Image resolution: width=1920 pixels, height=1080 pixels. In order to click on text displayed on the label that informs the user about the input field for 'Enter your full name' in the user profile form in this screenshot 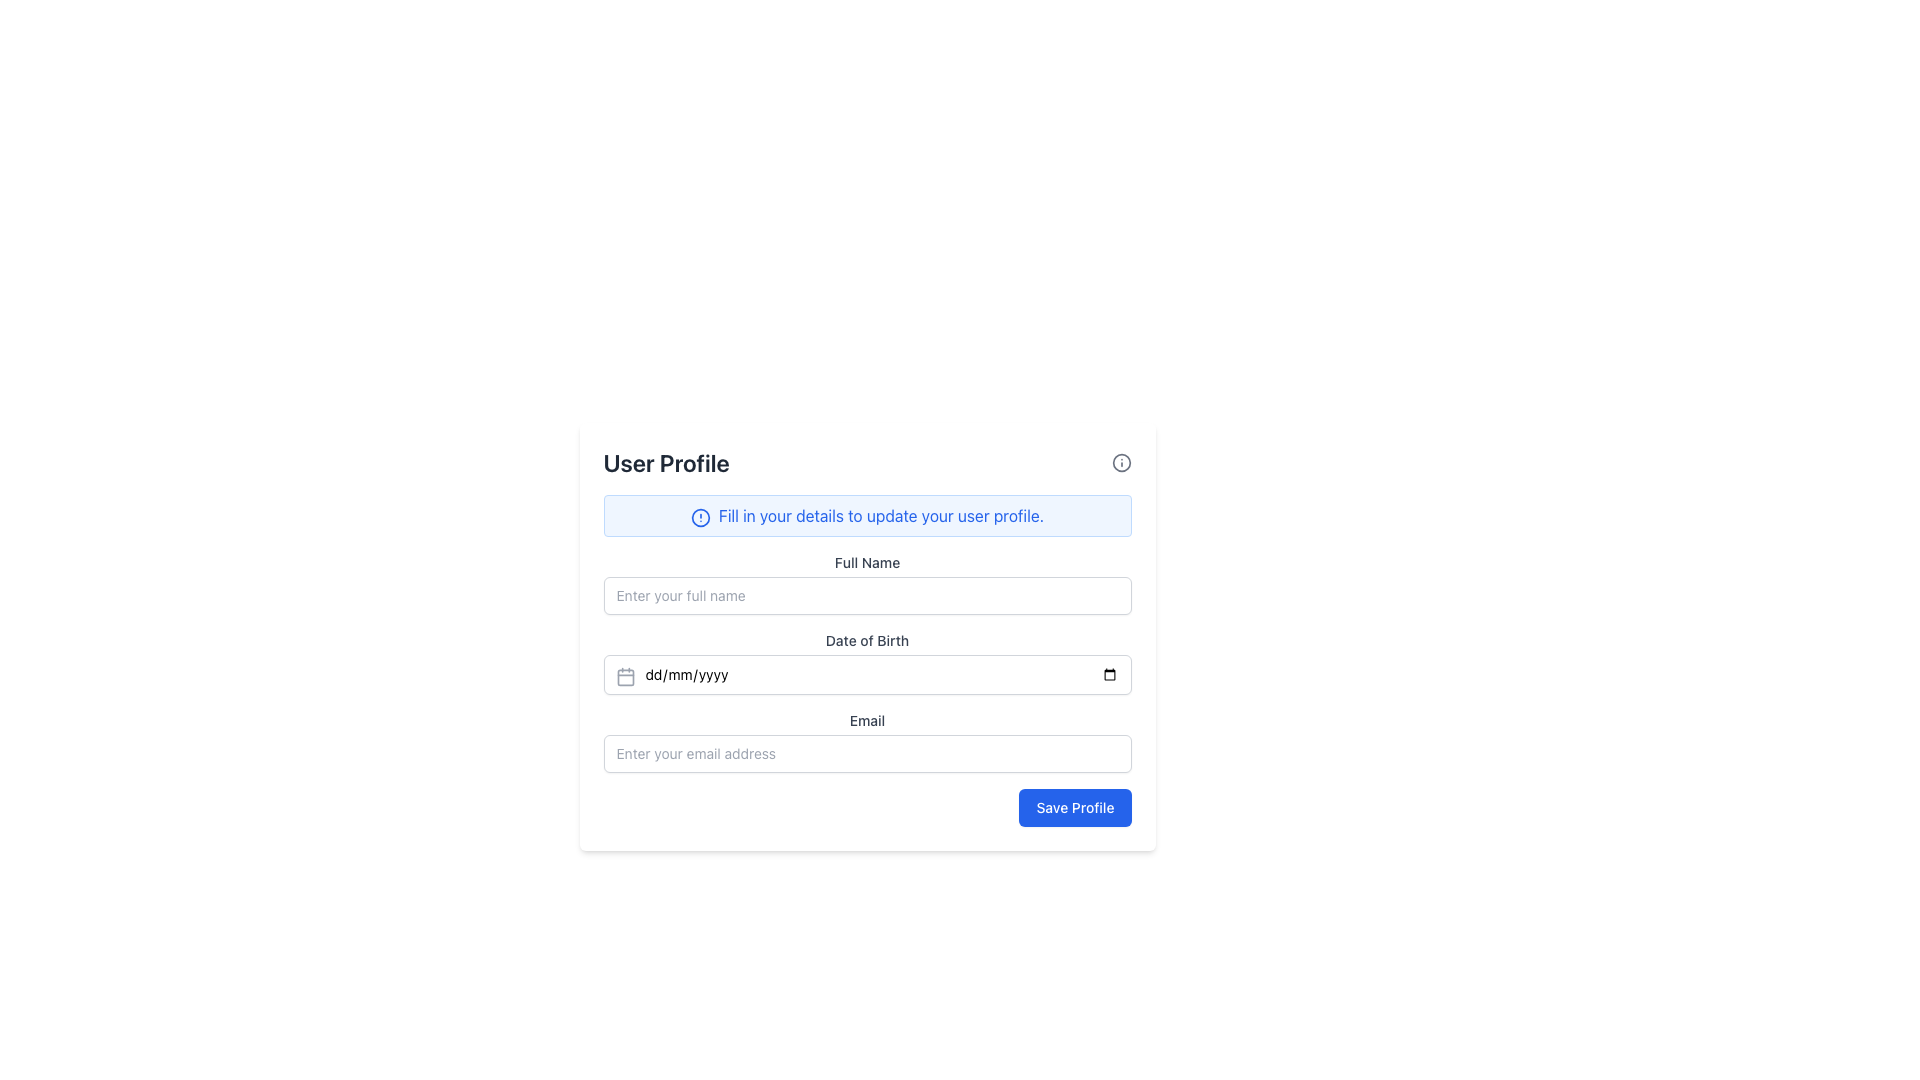, I will do `click(867, 563)`.